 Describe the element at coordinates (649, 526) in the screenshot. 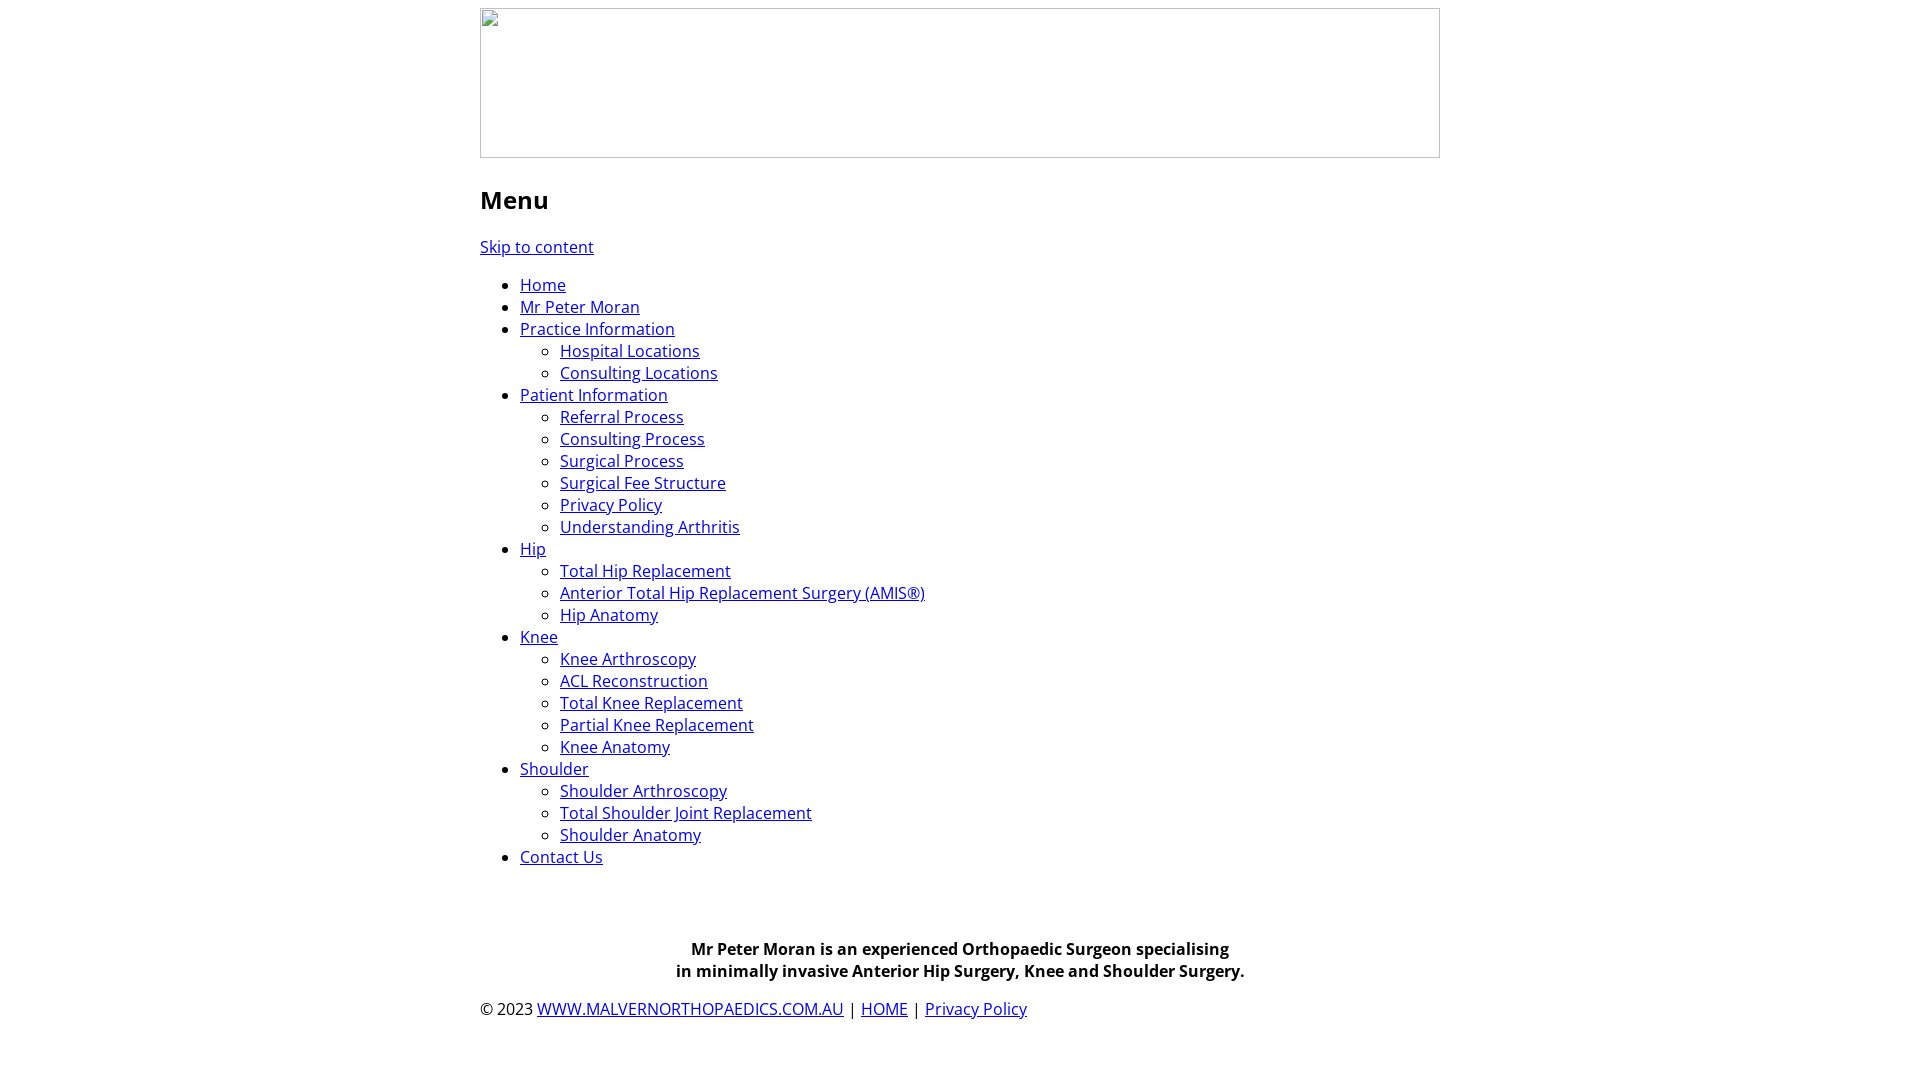

I see `'Understanding Arthritis'` at that location.